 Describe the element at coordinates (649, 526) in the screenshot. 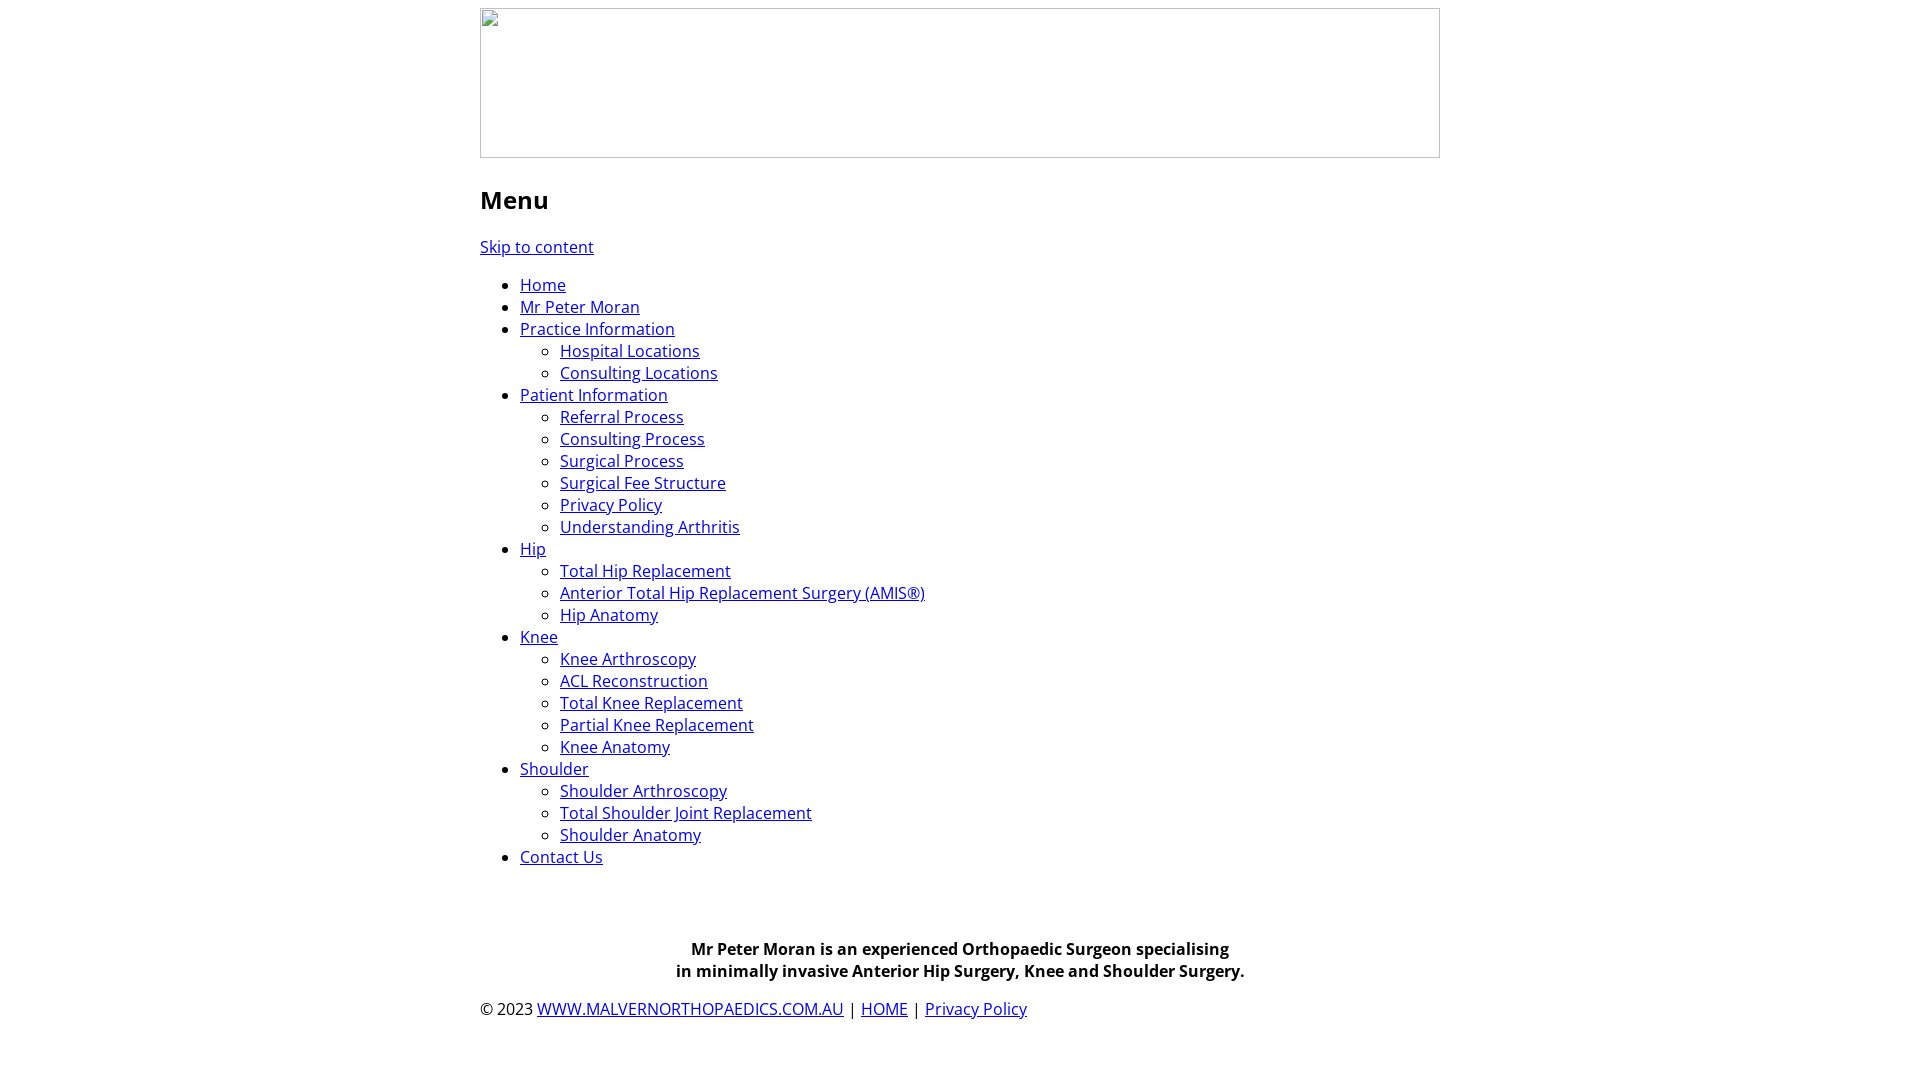

I see `'Understanding Arthritis'` at that location.